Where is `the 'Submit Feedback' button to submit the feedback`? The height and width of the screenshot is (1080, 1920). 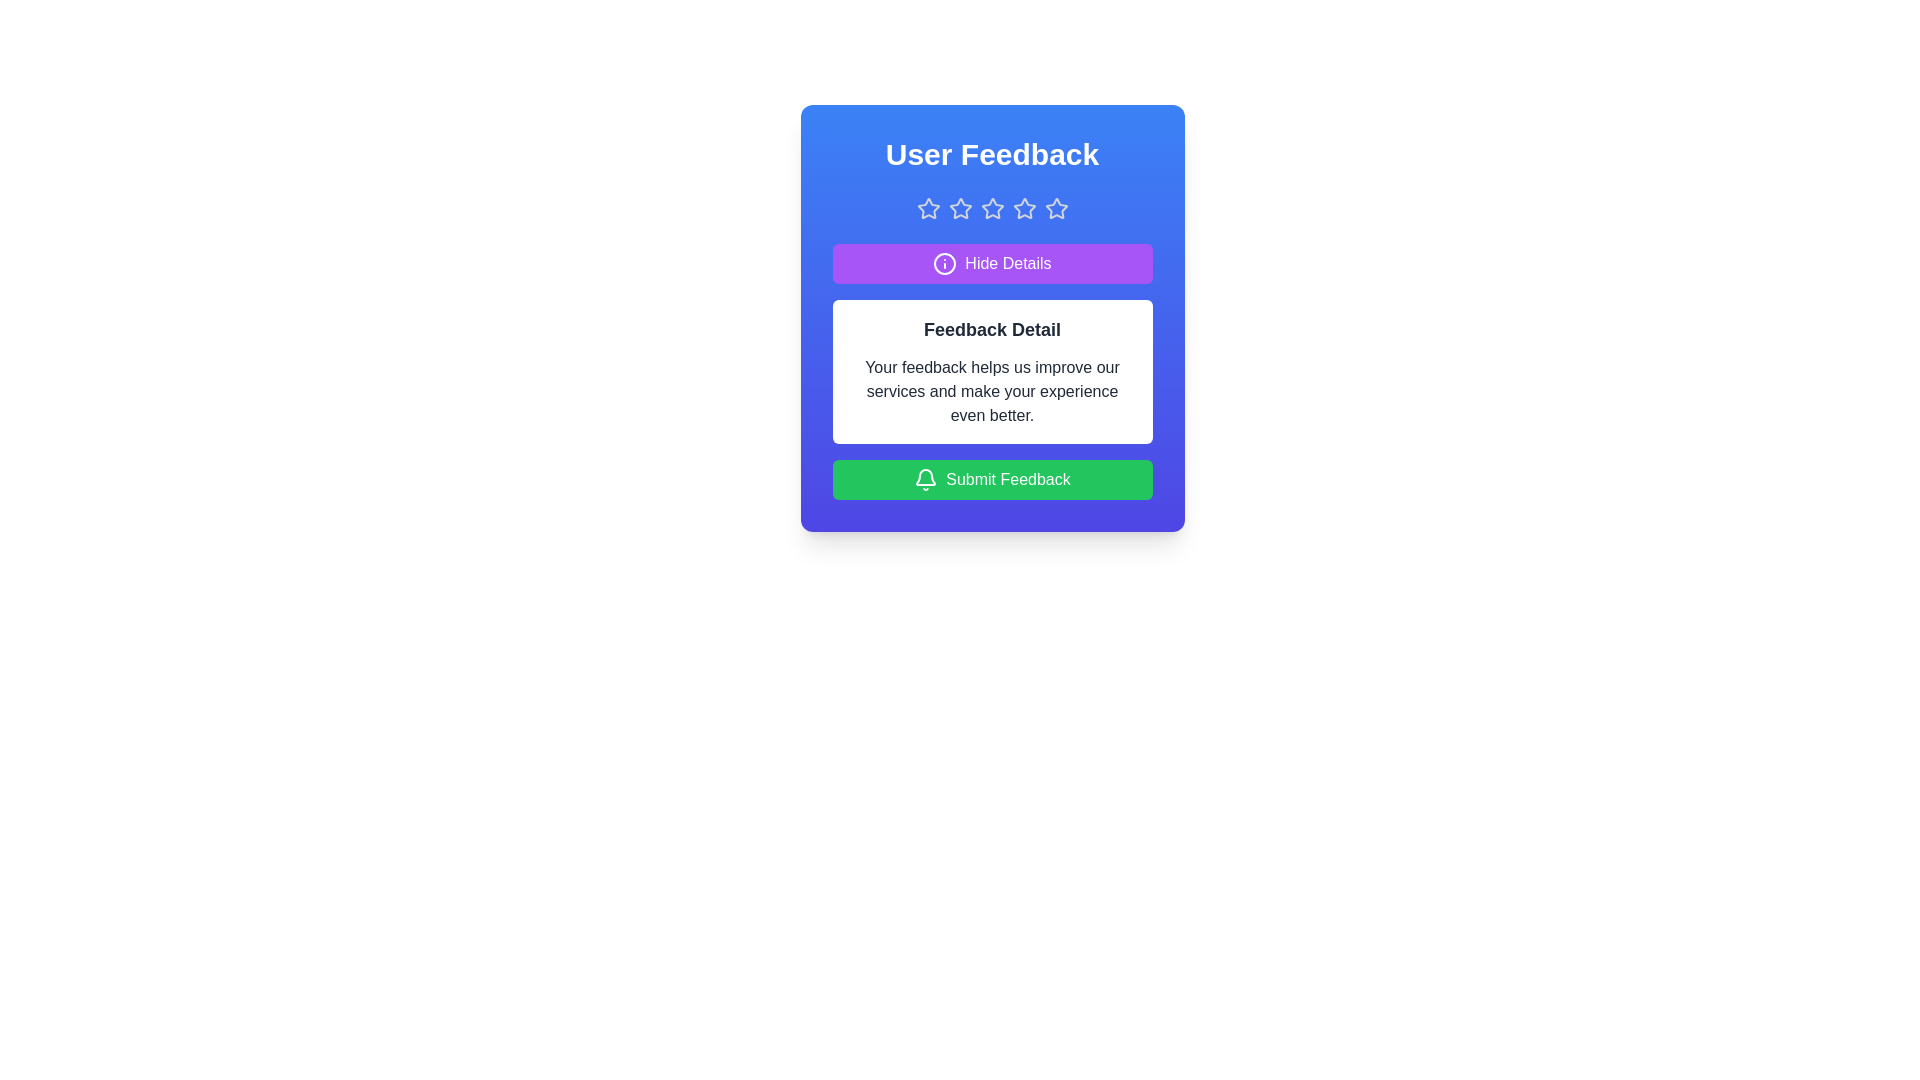
the 'Submit Feedback' button to submit the feedback is located at coordinates (992, 479).